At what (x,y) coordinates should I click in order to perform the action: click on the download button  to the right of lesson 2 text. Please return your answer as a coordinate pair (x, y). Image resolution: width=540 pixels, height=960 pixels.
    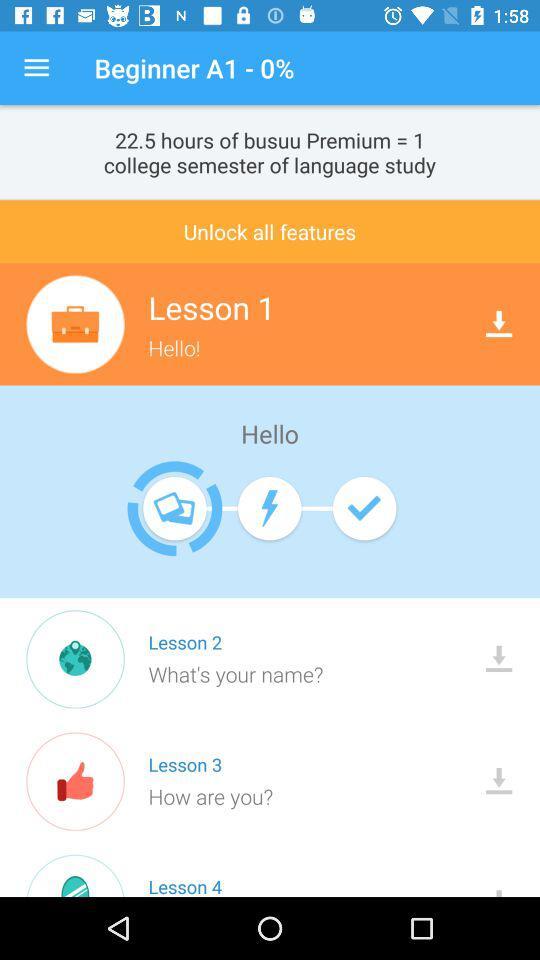
    Looking at the image, I should click on (498, 658).